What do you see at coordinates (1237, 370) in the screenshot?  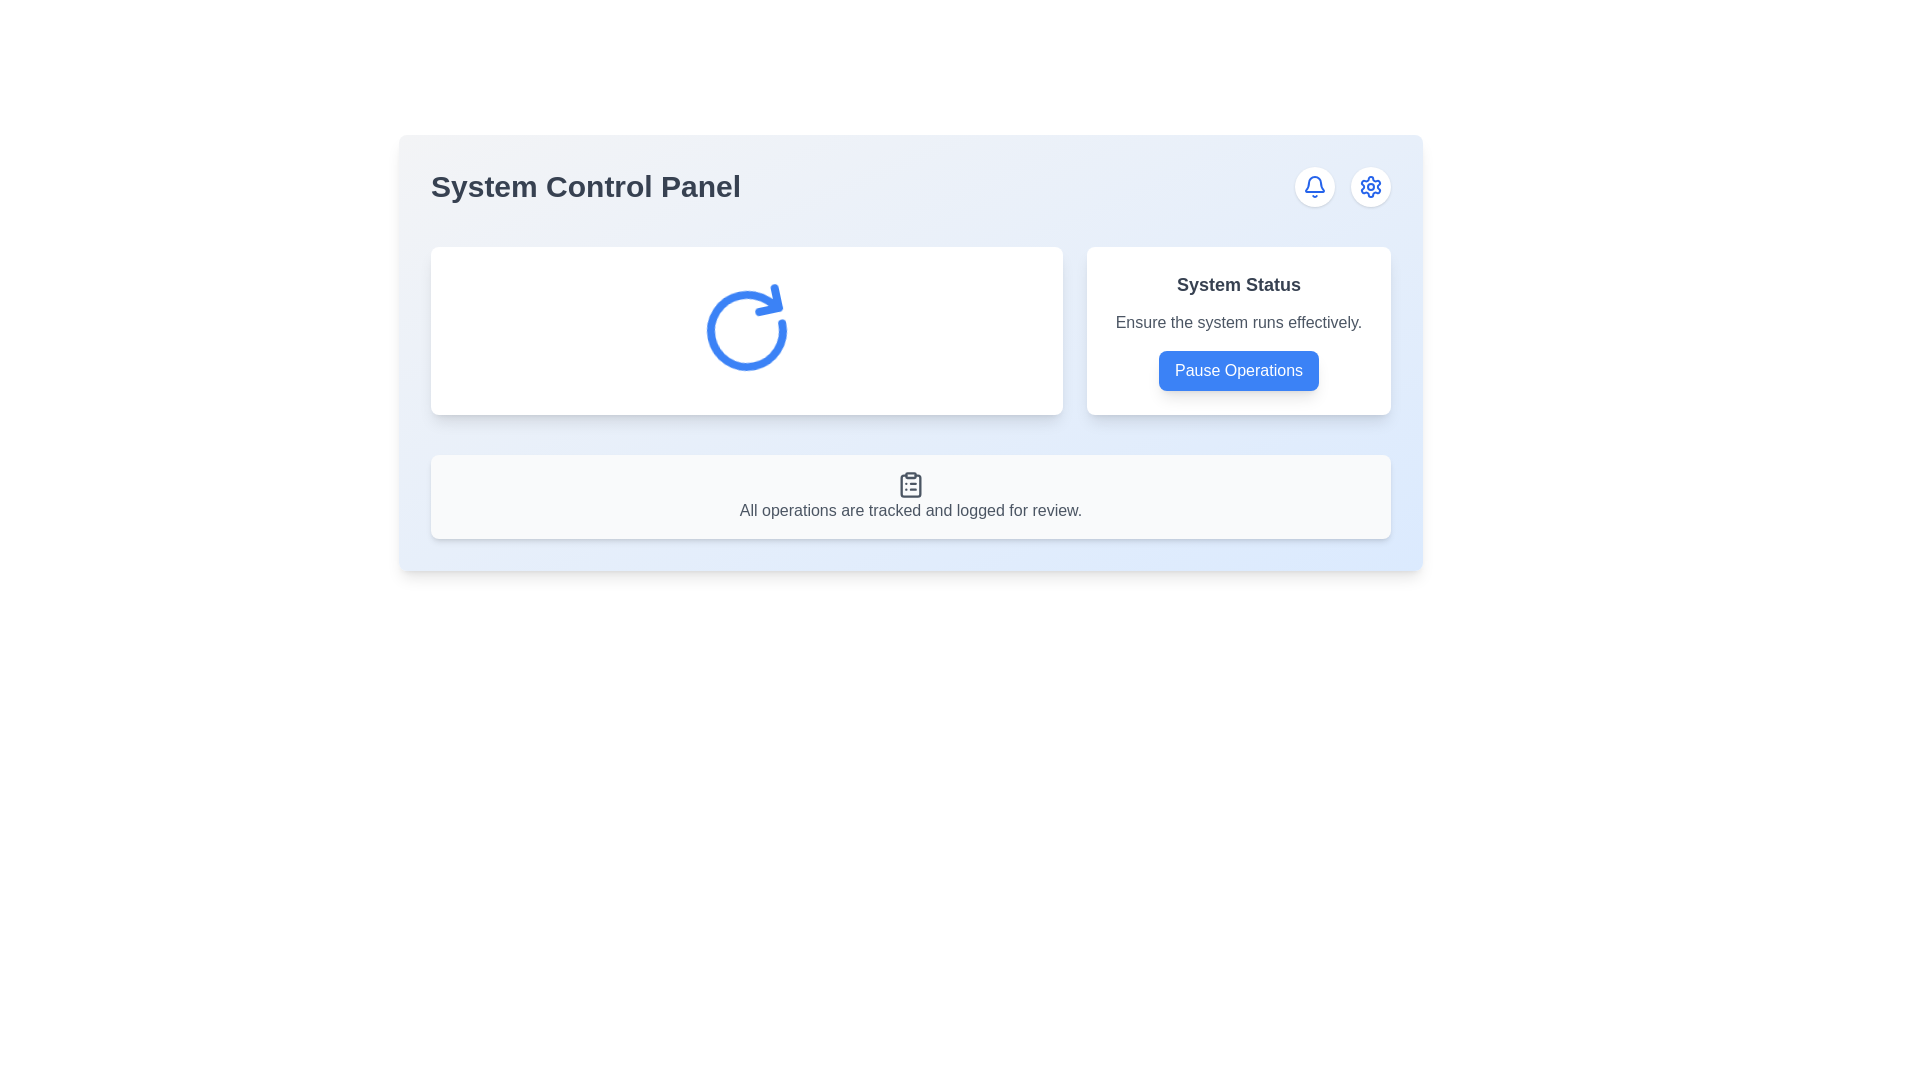 I see `the 'Pause Operations' button, which has a blue background and white text, located in the bottom-right area of the 'System Status' card` at bounding box center [1237, 370].